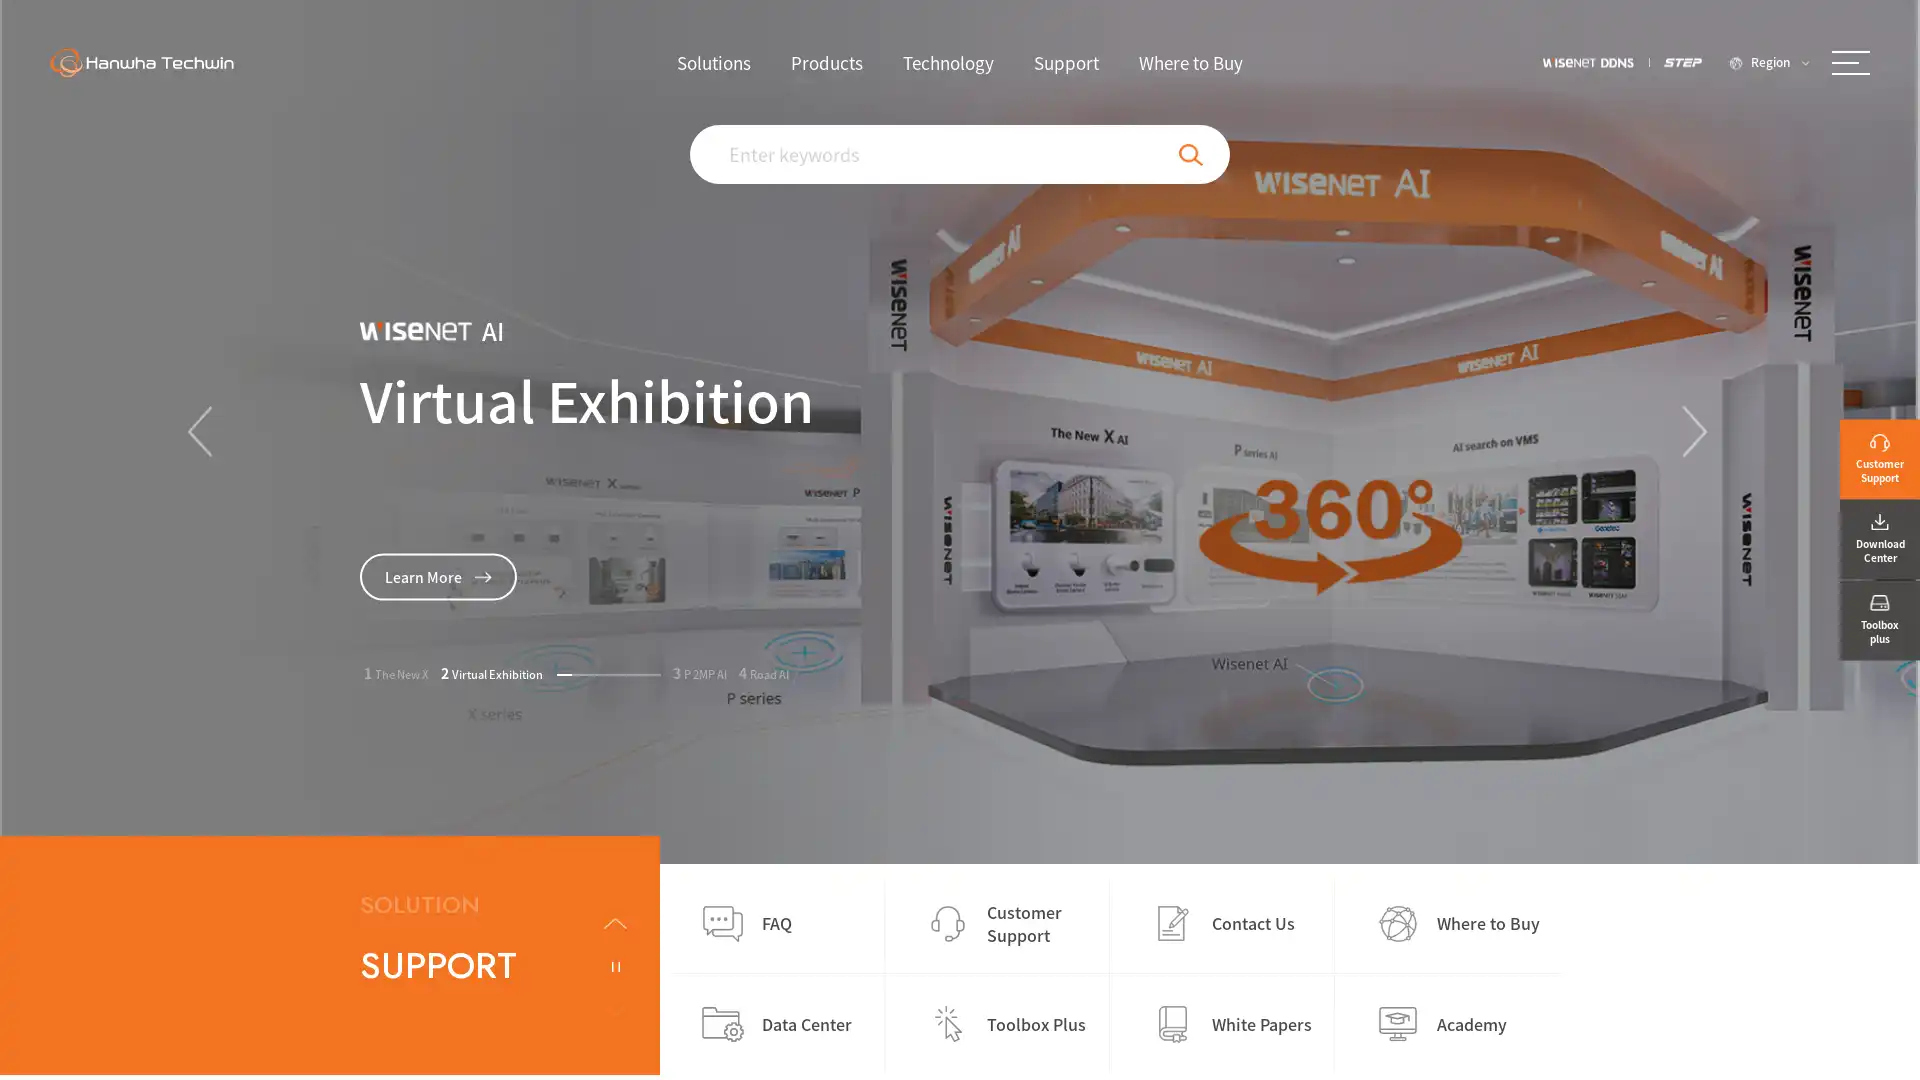 This screenshot has width=1920, height=1080. Describe the element at coordinates (1190, 153) in the screenshot. I see `Search` at that location.